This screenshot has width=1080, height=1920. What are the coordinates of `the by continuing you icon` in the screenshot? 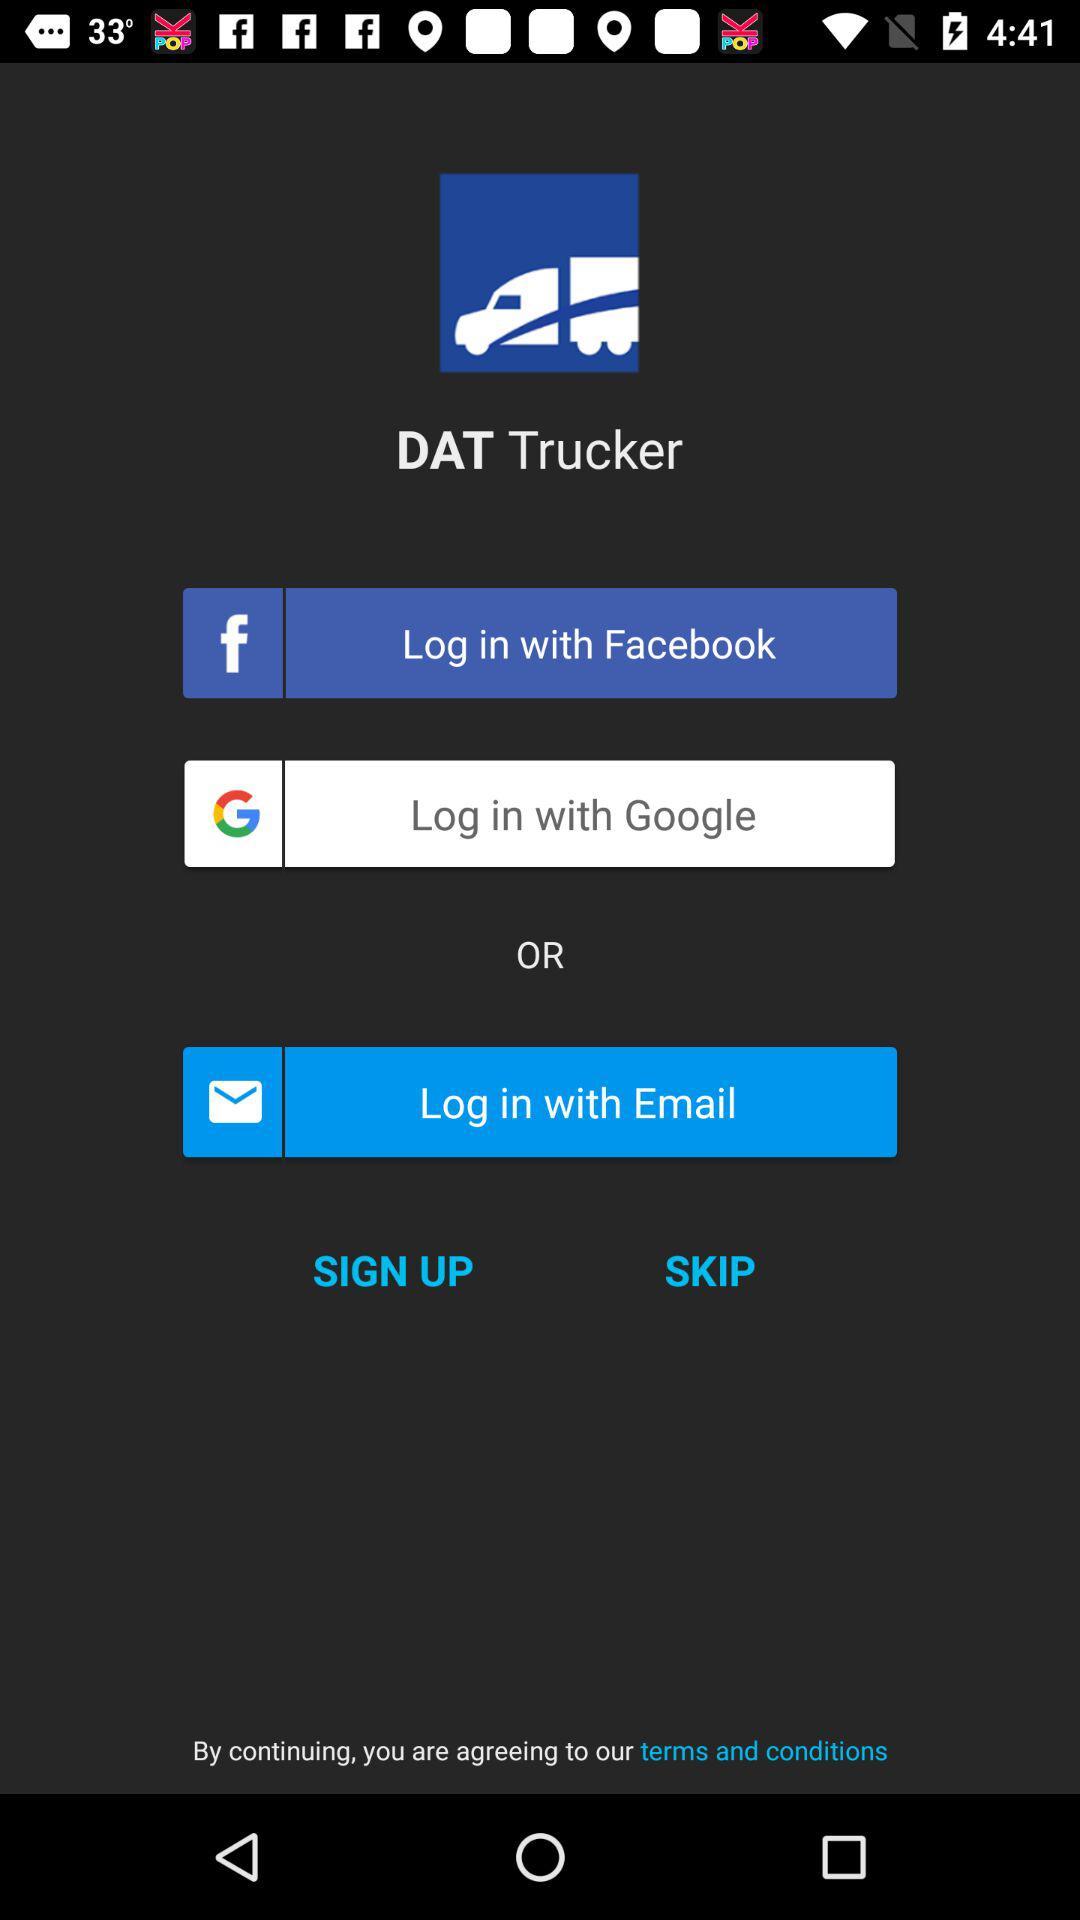 It's located at (540, 1730).